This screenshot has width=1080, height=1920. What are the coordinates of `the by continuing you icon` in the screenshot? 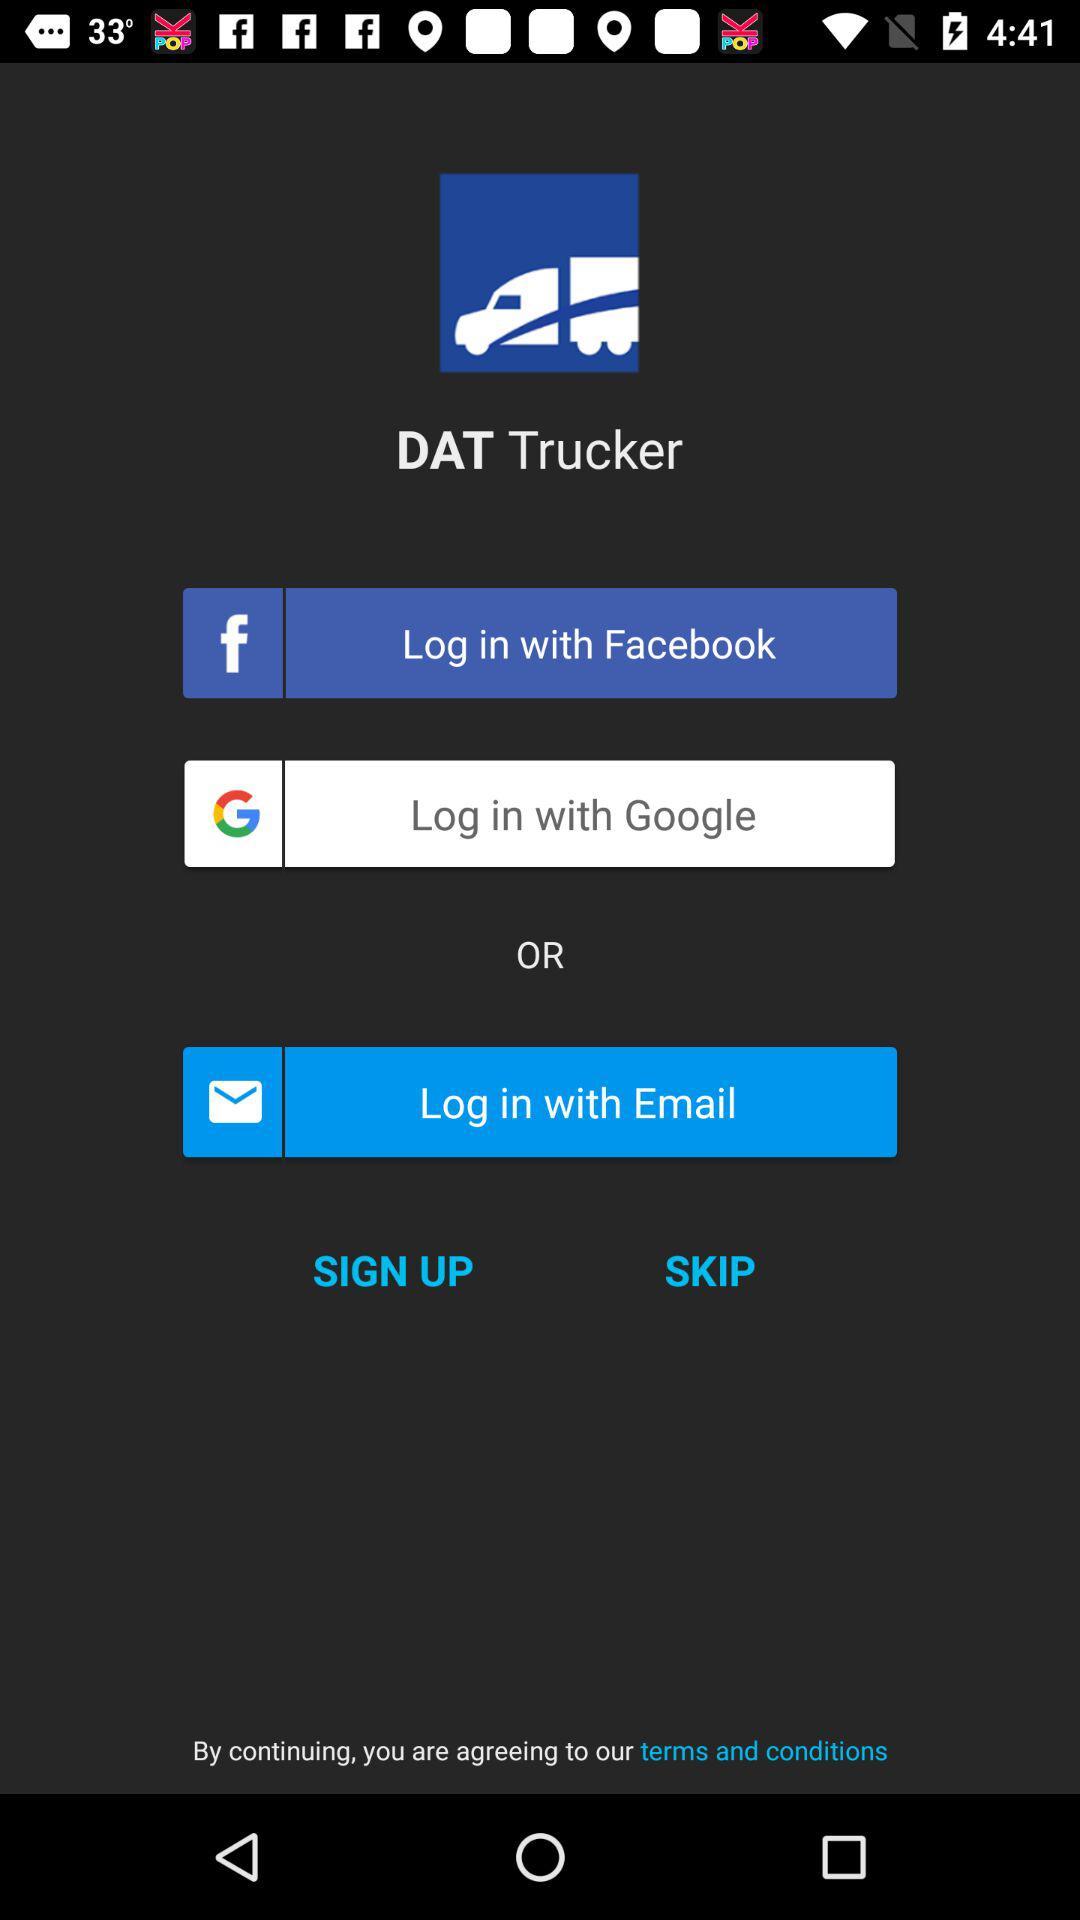 It's located at (540, 1730).